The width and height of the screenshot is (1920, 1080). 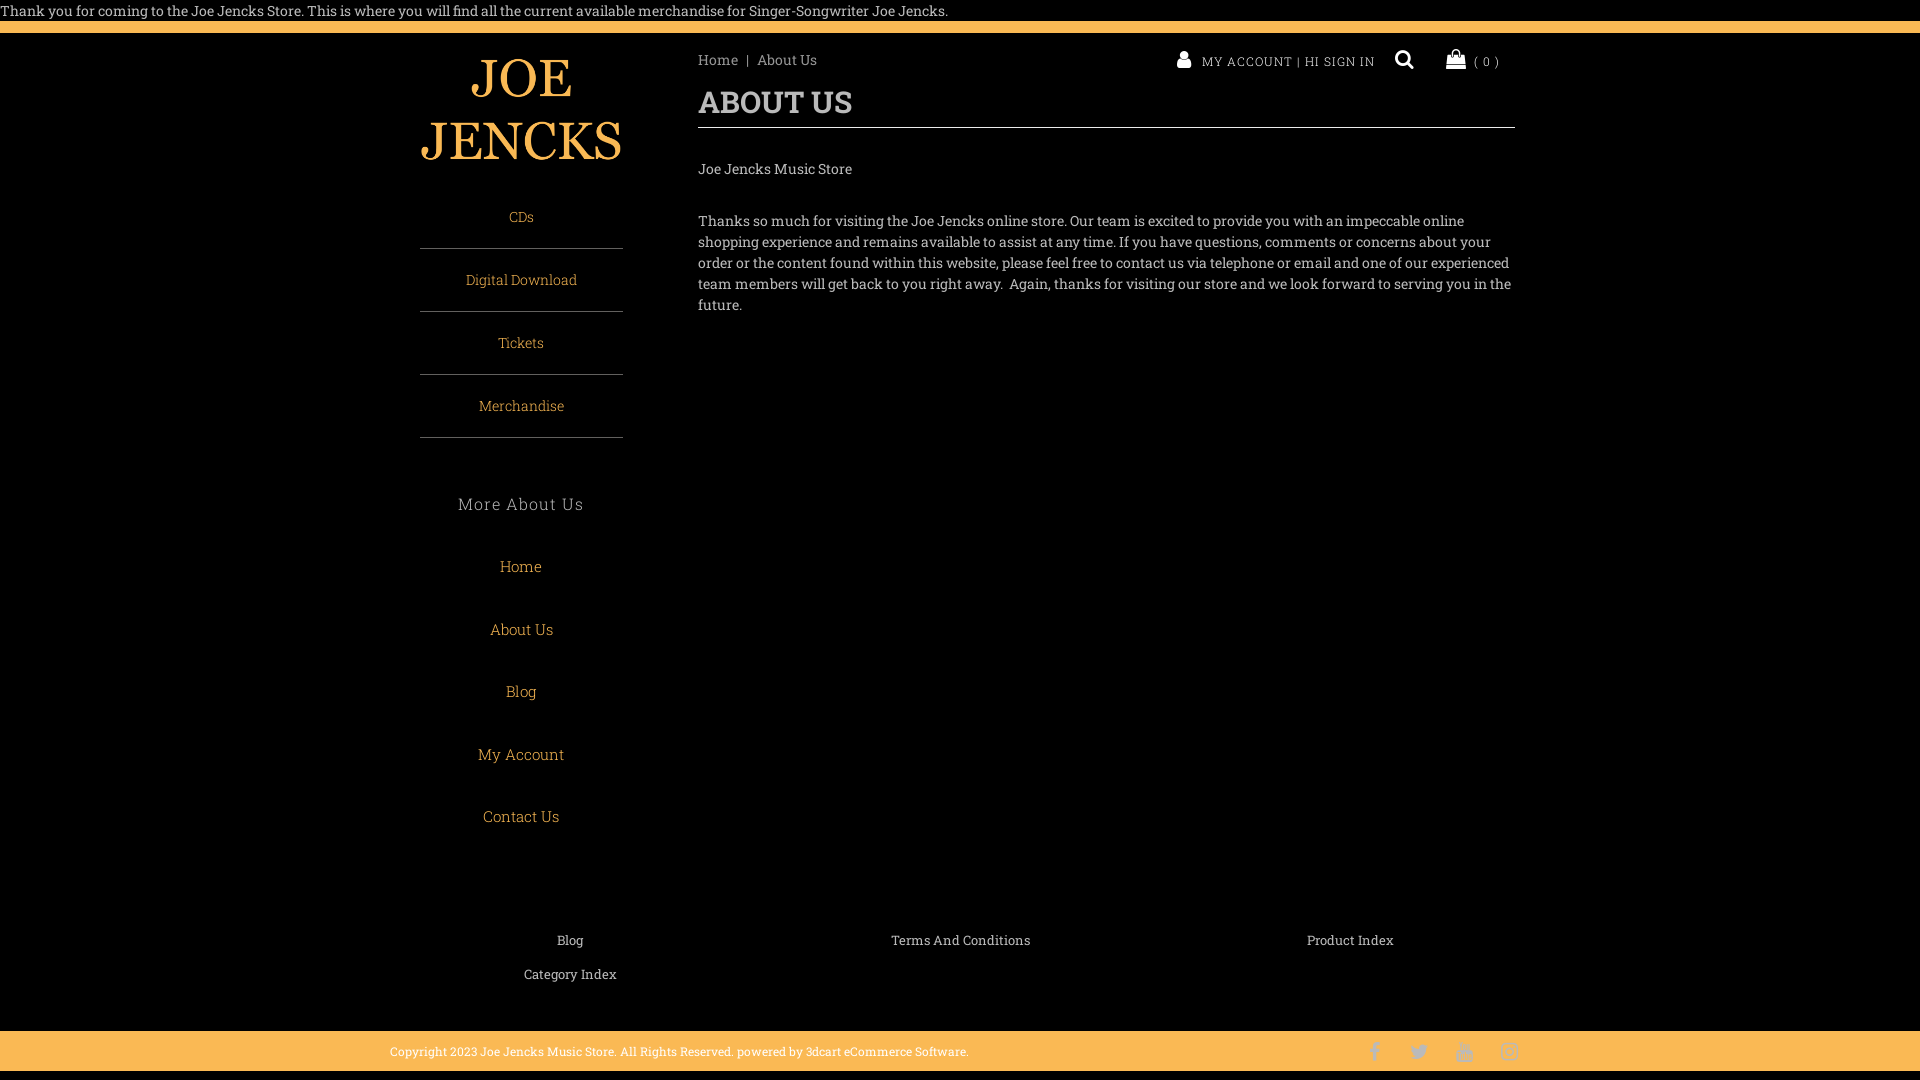 What do you see at coordinates (1372, 1048) in the screenshot?
I see `'Like Us on Facebook'` at bounding box center [1372, 1048].